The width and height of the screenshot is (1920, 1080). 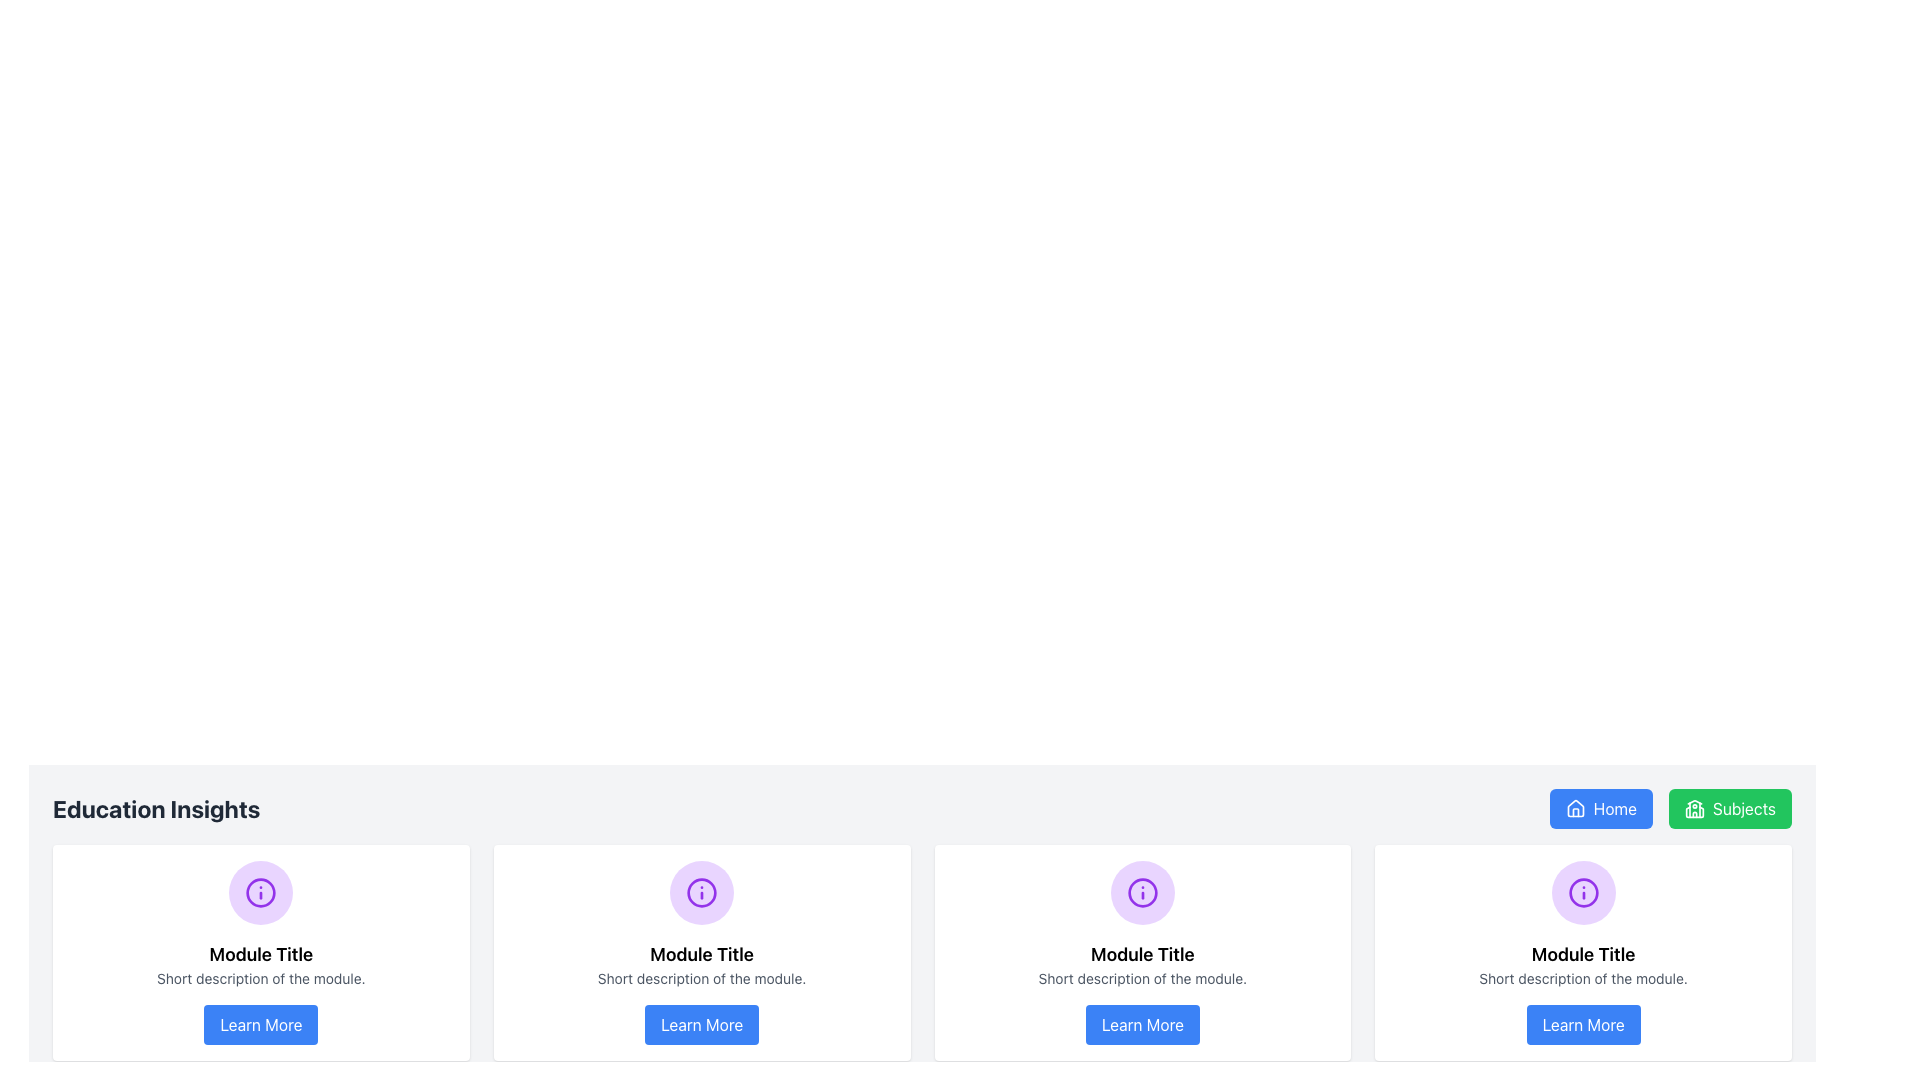 I want to click on the text label displaying 'Module Title', which is formatted in bold and positioned centrally under a purple circular icon with an information symbol, so click(x=1142, y=954).